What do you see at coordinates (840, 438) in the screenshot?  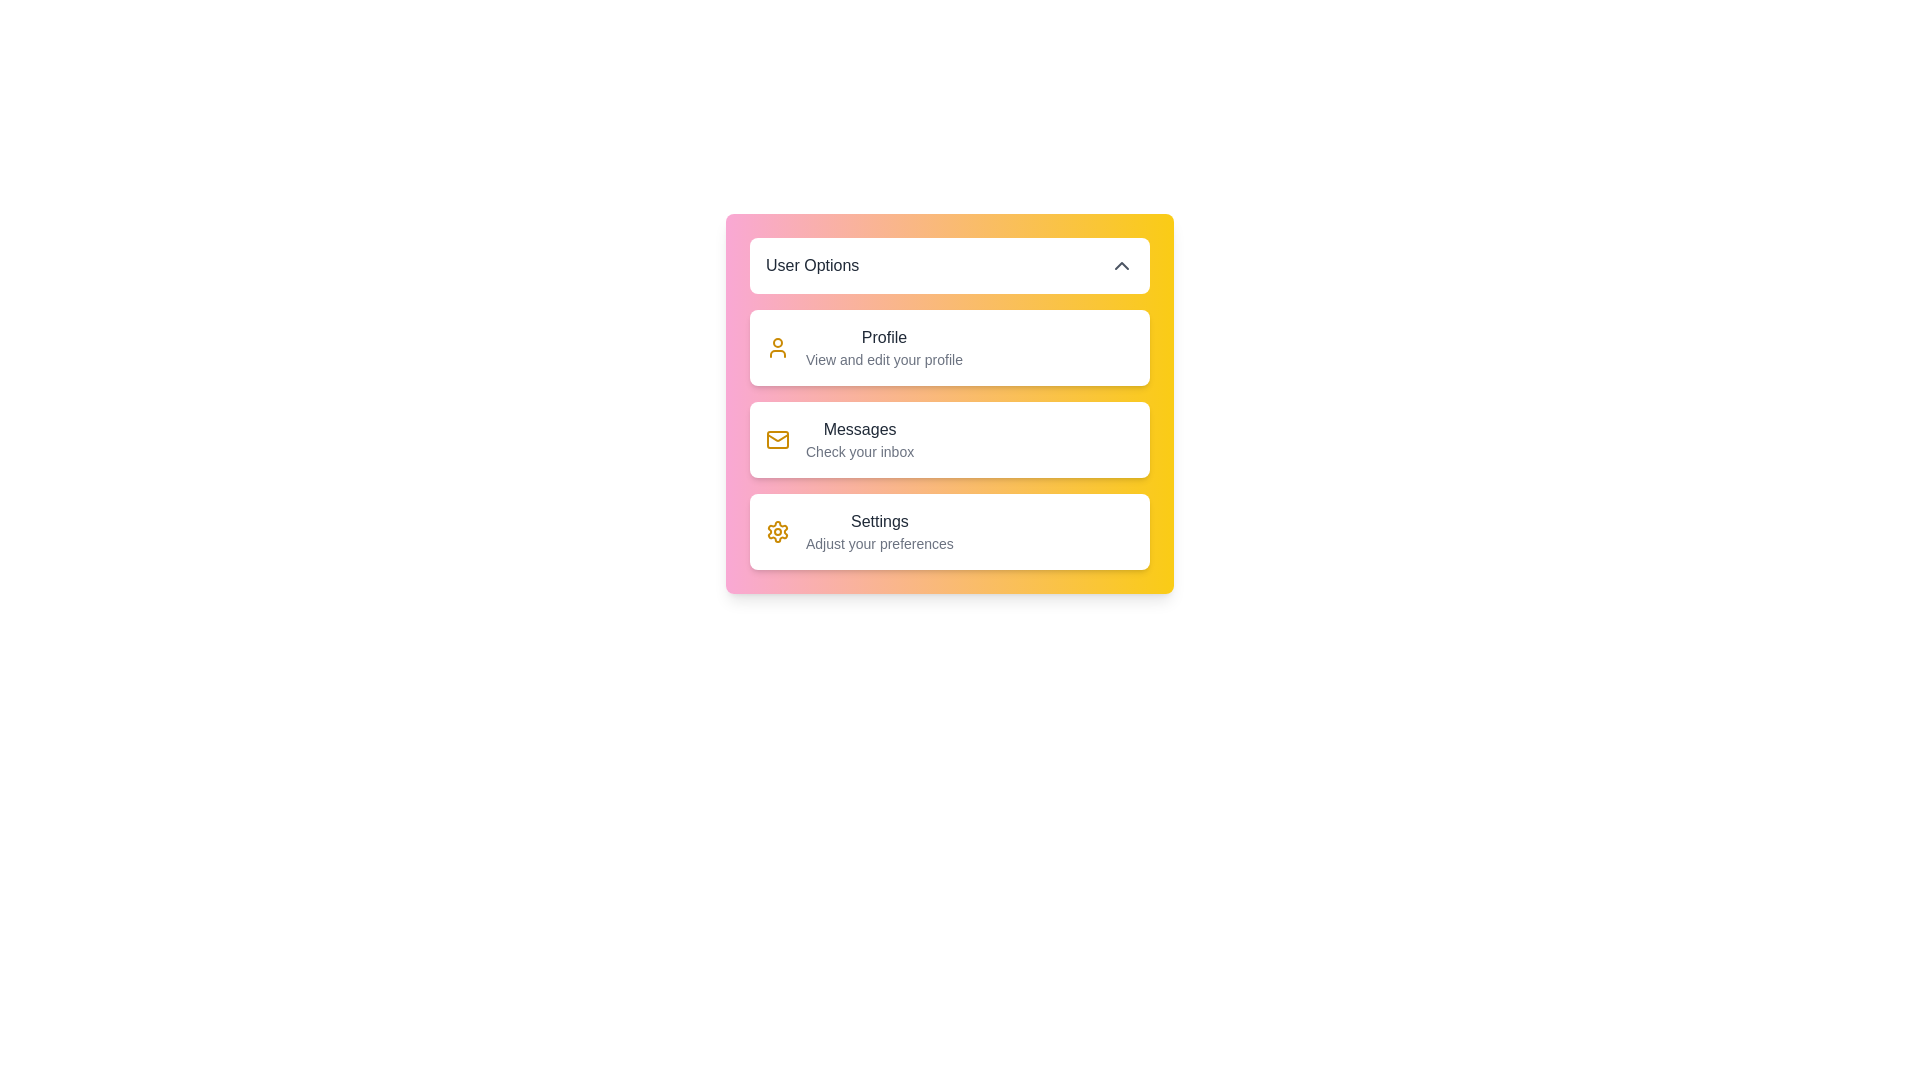 I see `the option Messages from the menu` at bounding box center [840, 438].